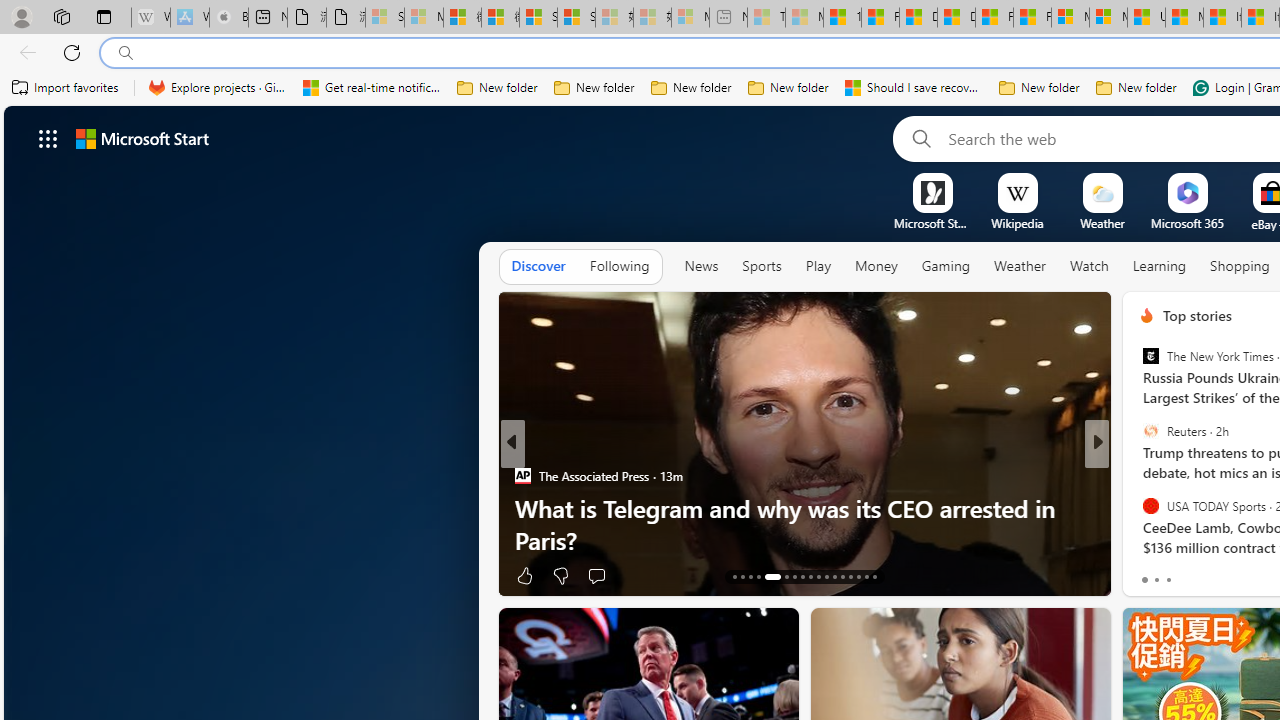 The image size is (1280, 720). I want to click on 'AutomationID: tab-17', so click(767, 577).